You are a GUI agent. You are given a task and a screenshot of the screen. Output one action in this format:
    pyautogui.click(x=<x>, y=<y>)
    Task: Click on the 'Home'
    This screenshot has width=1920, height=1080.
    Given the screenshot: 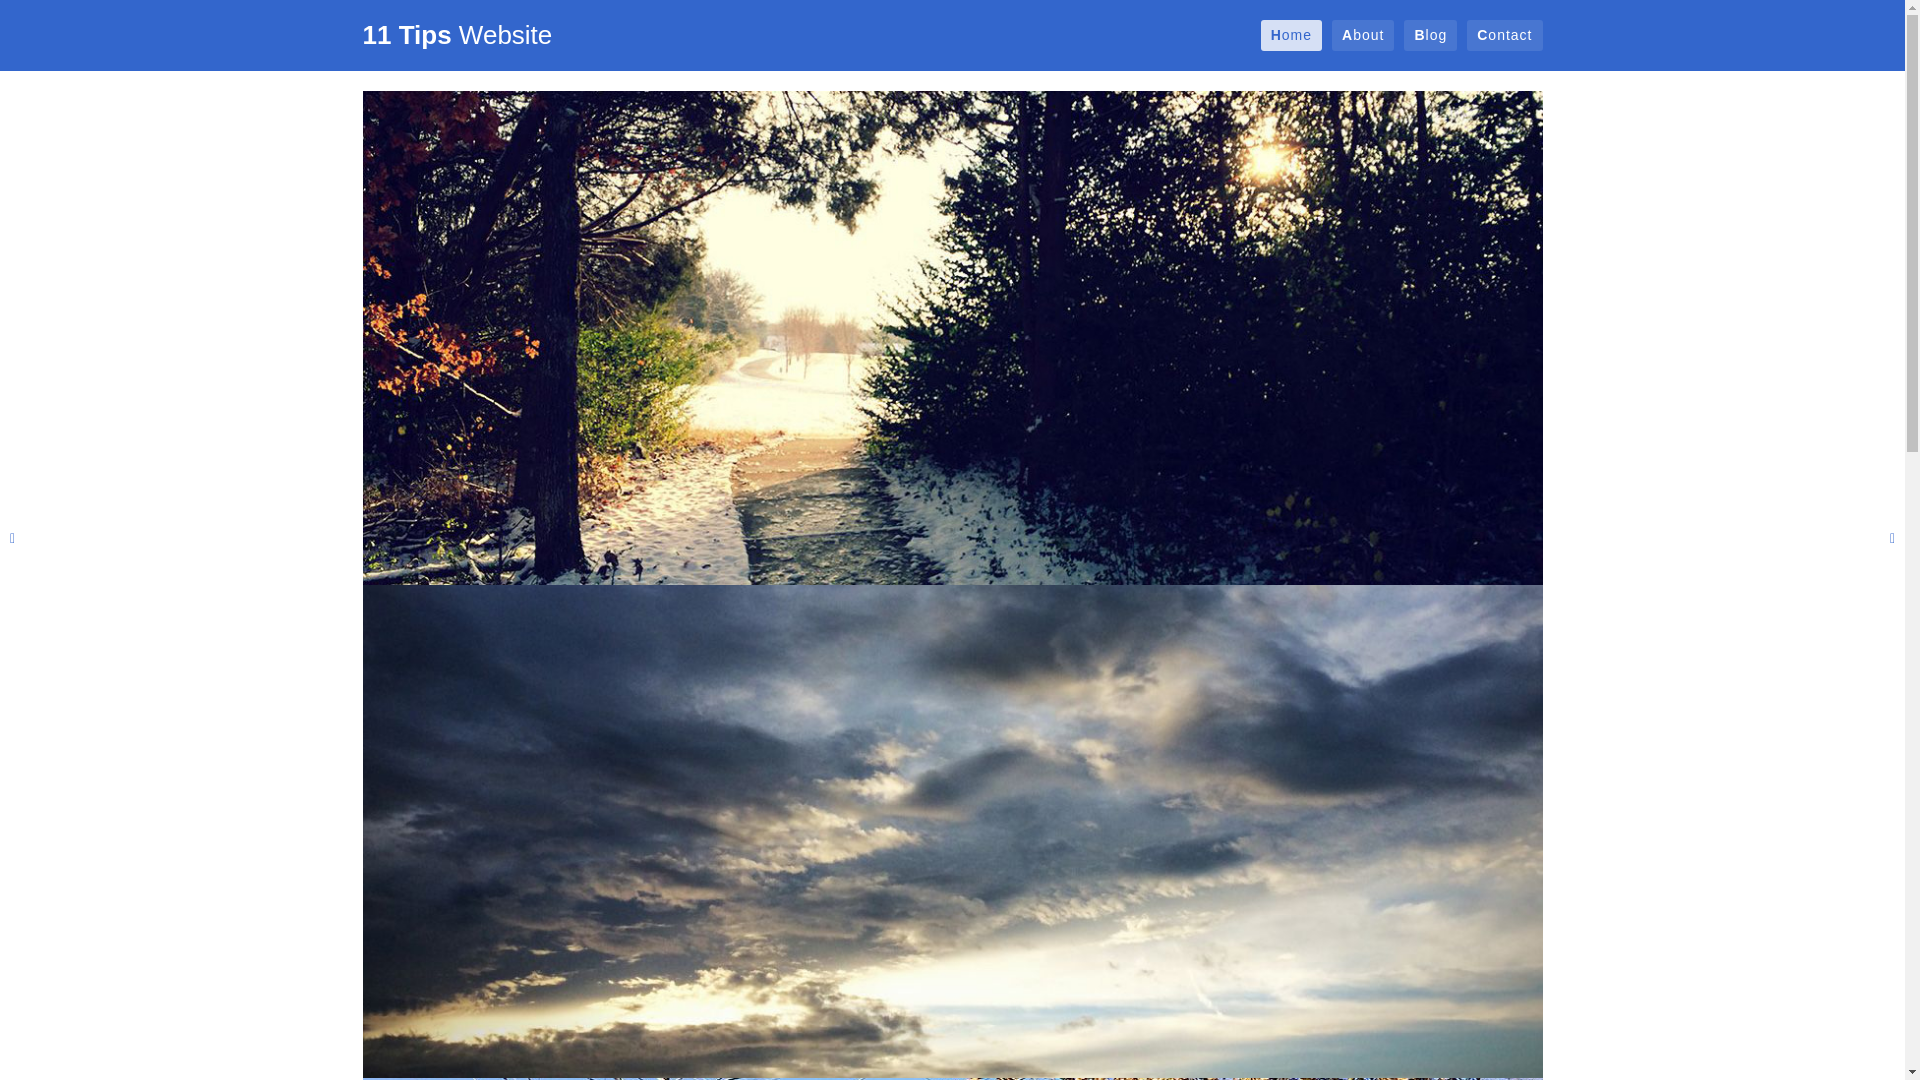 What is the action you would take?
    pyautogui.click(x=1291, y=35)
    